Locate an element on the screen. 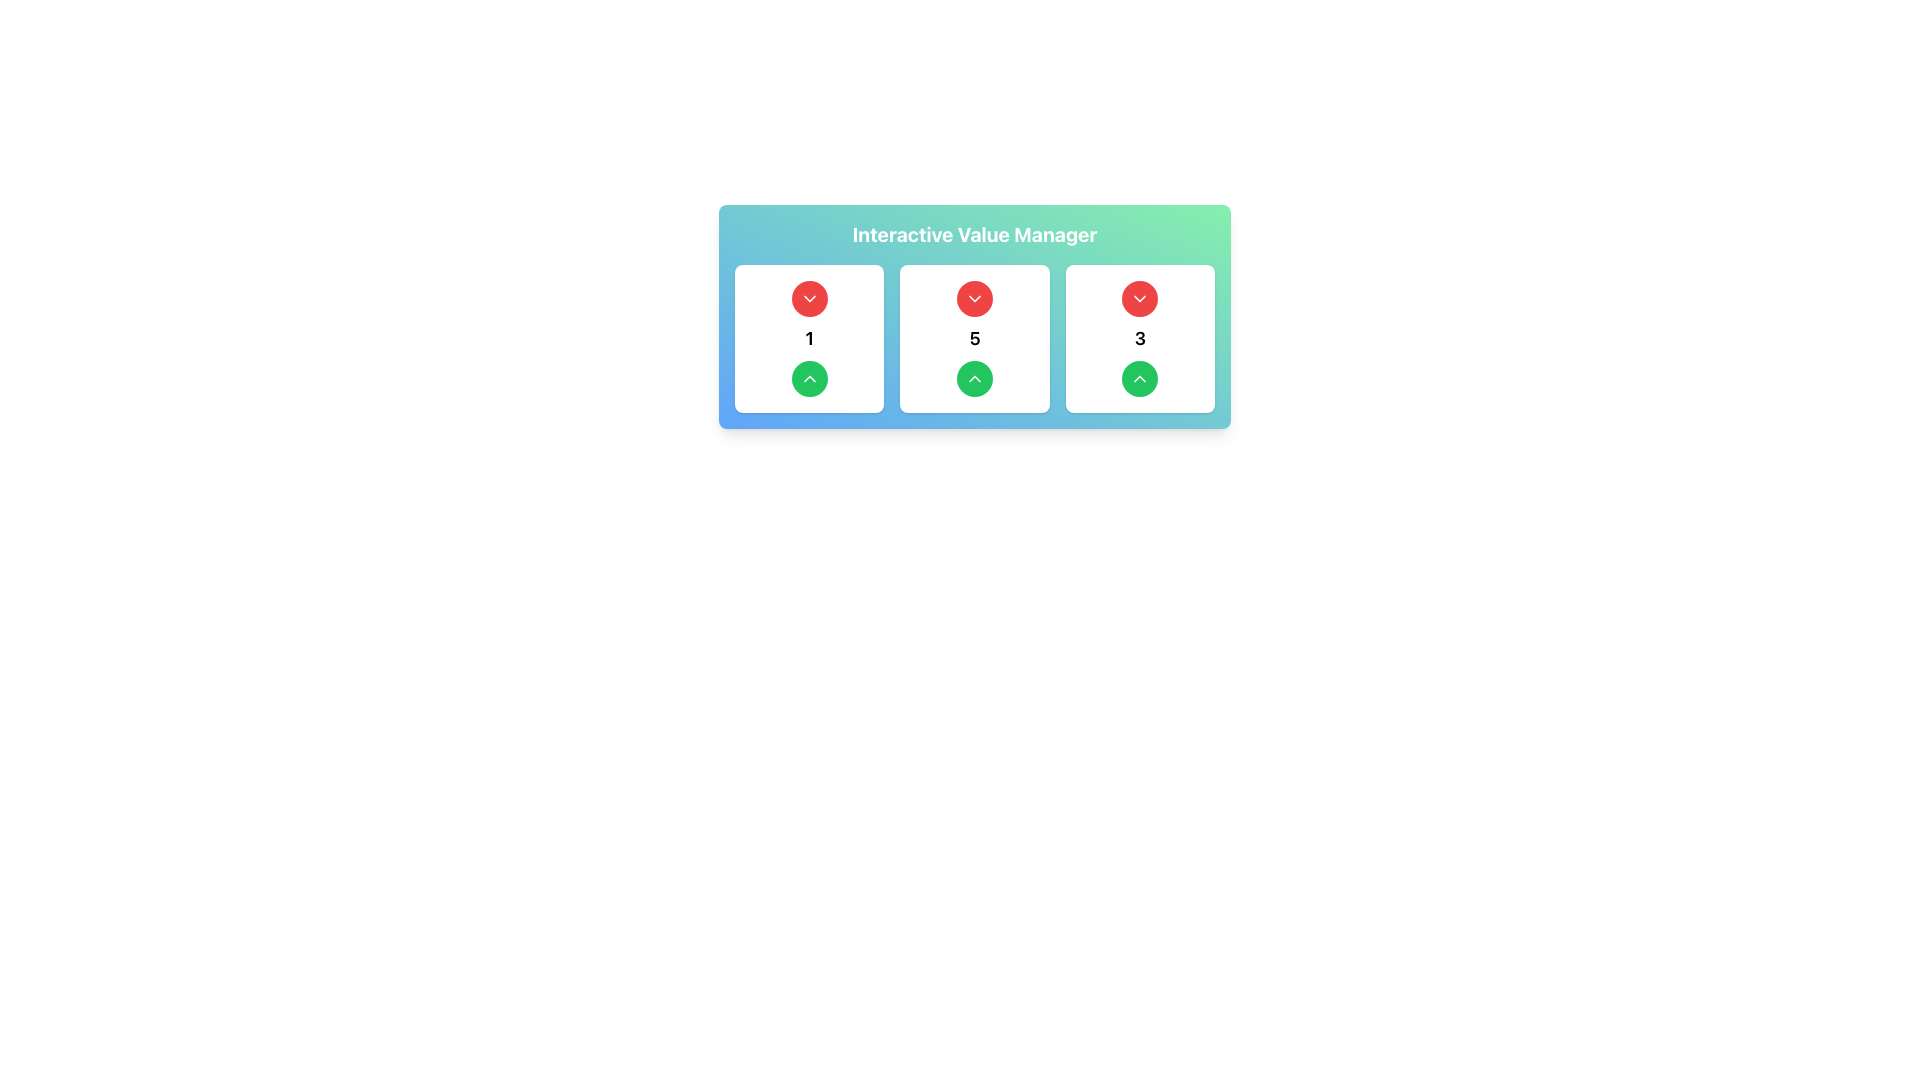 The image size is (1920, 1080). the bold, black number '3' displayed in a moderately large font within the third interactive card of the 'Interactive Value Manager', located between the red and green circular buttons is located at coordinates (1140, 338).